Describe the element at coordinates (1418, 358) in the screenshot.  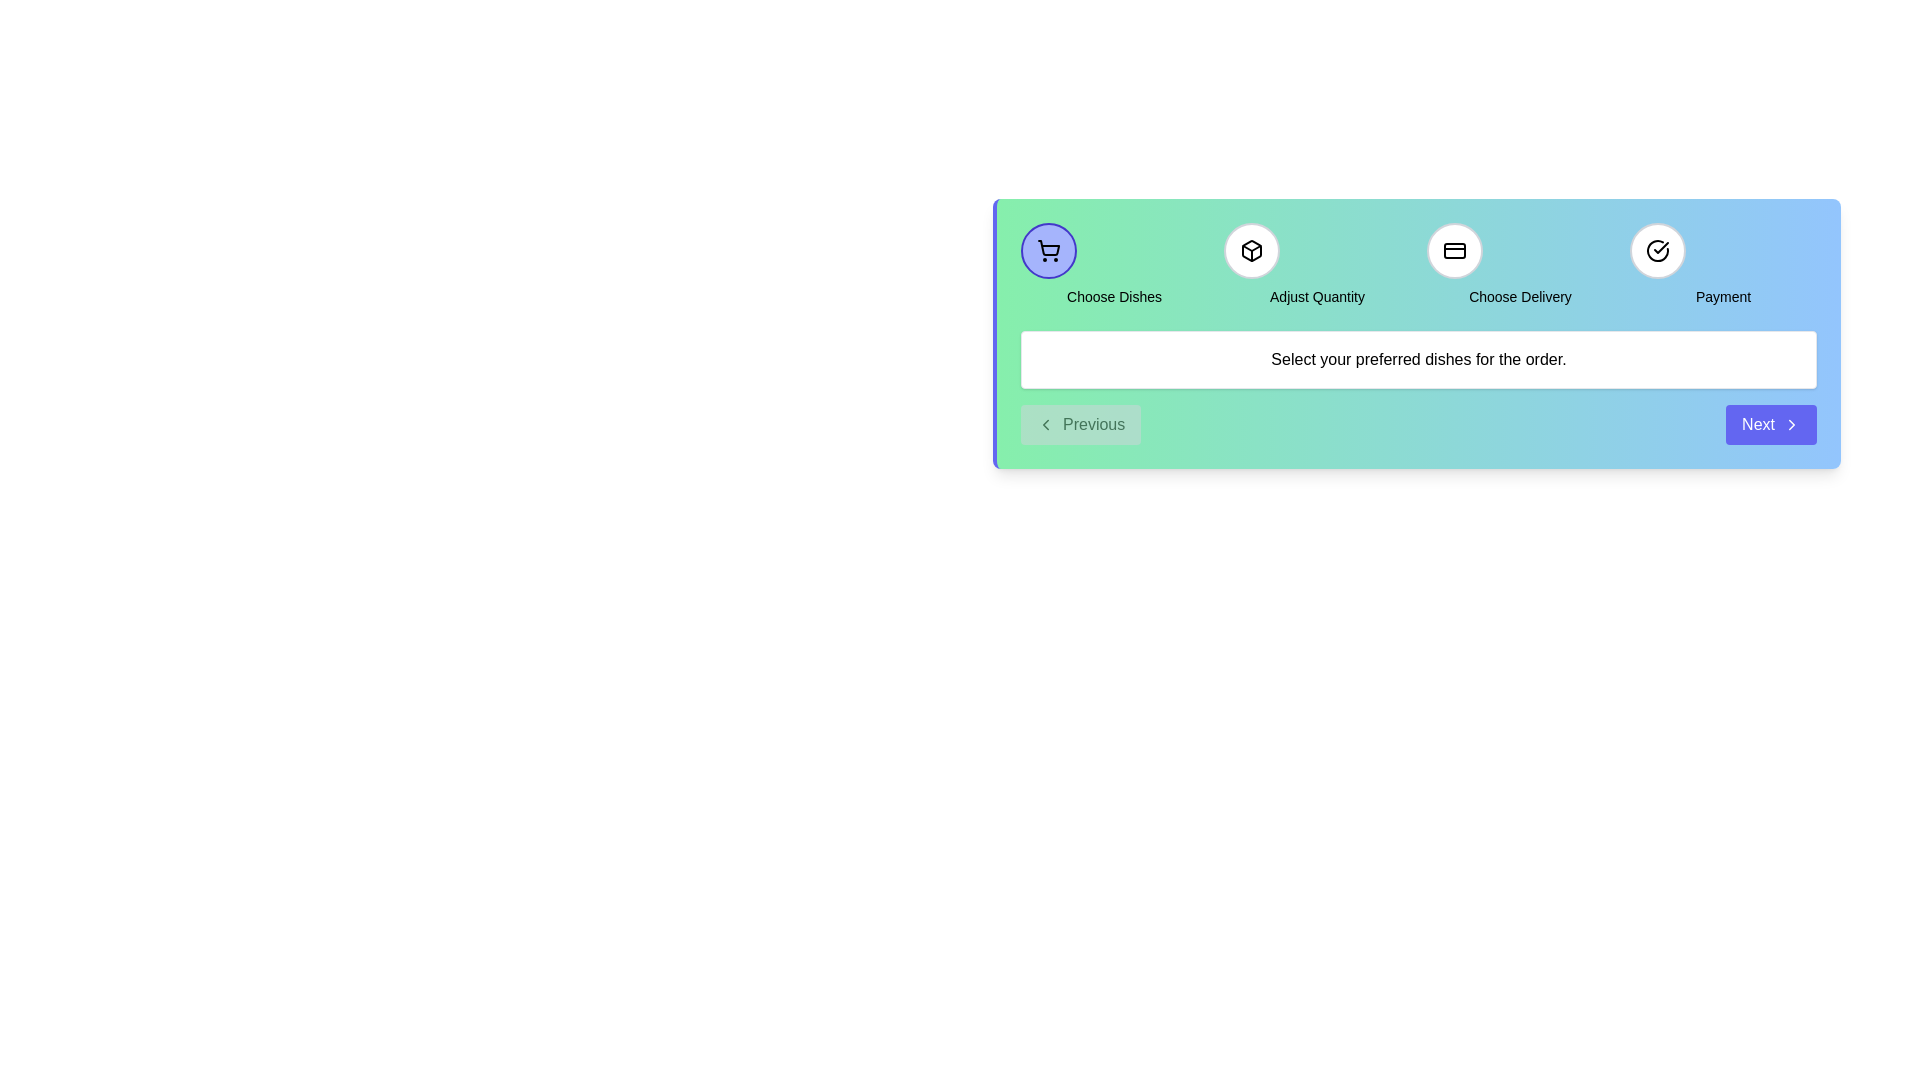
I see `static text content that instructs to 'Select your preferred dishes for the order.' located in the instruction panel` at that location.